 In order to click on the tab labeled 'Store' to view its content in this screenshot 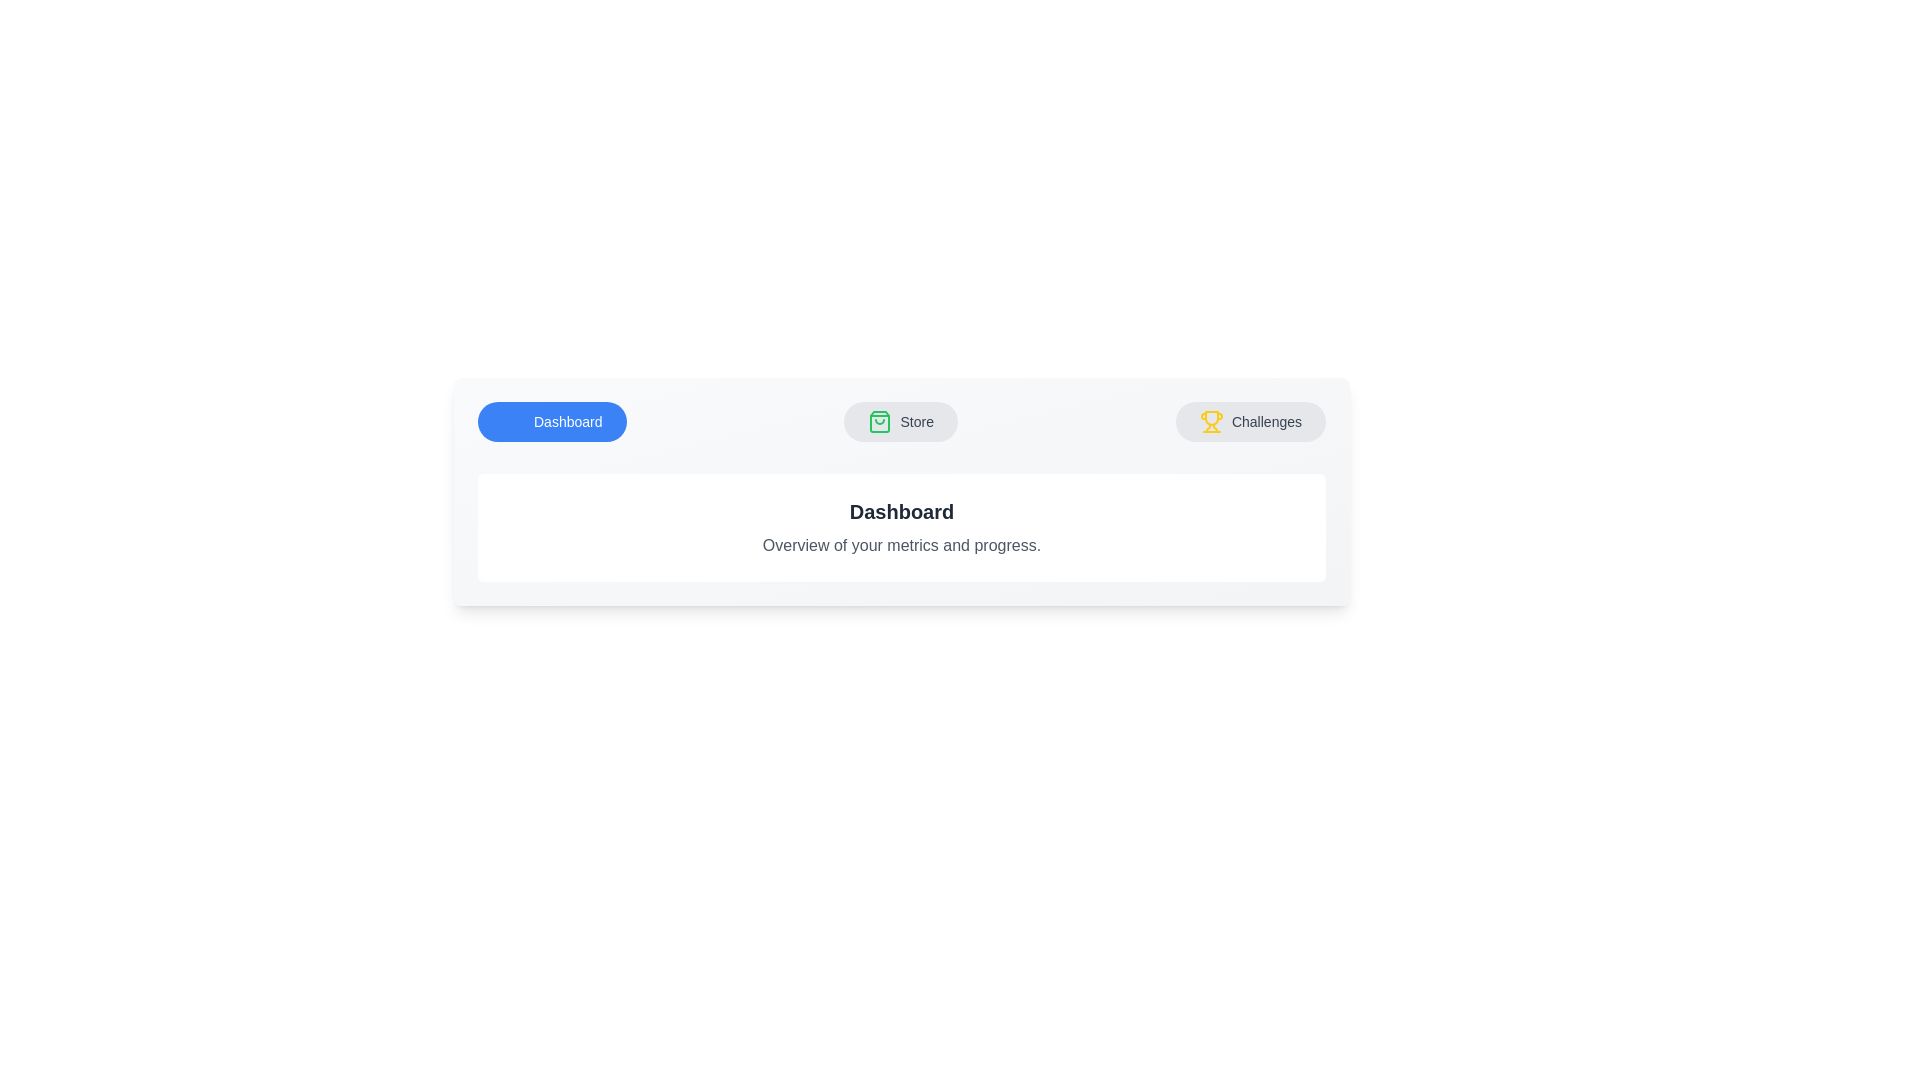, I will do `click(900, 420)`.